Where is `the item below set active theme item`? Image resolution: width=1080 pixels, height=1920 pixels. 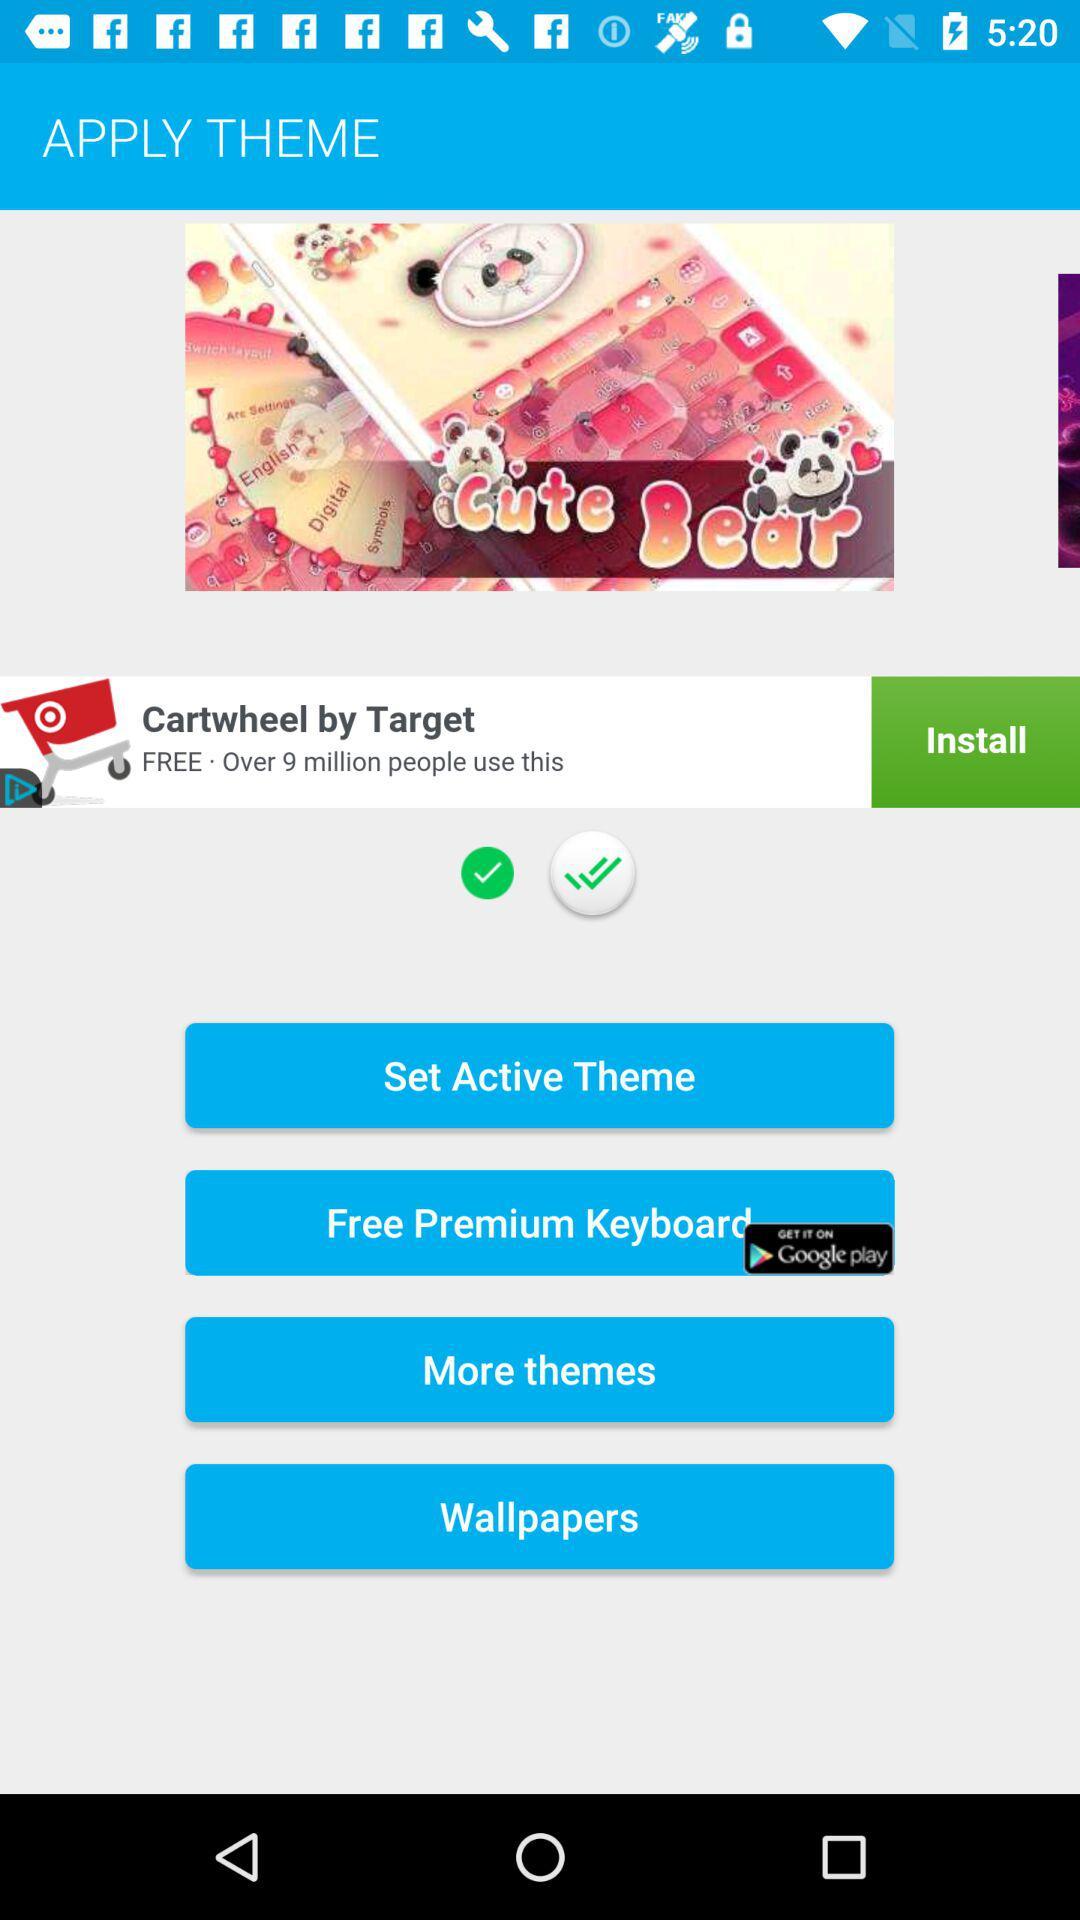 the item below set active theme item is located at coordinates (538, 1221).